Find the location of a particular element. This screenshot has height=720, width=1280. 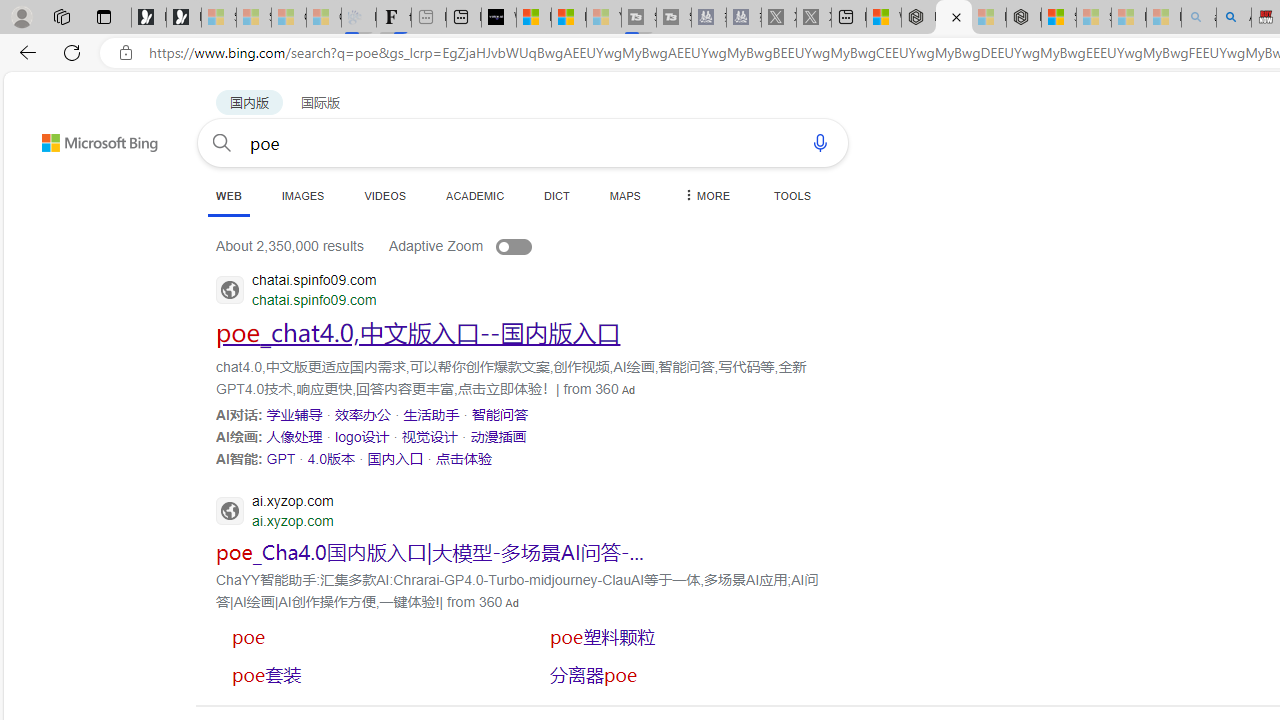

'Personal Profile' is located at coordinates (21, 16).